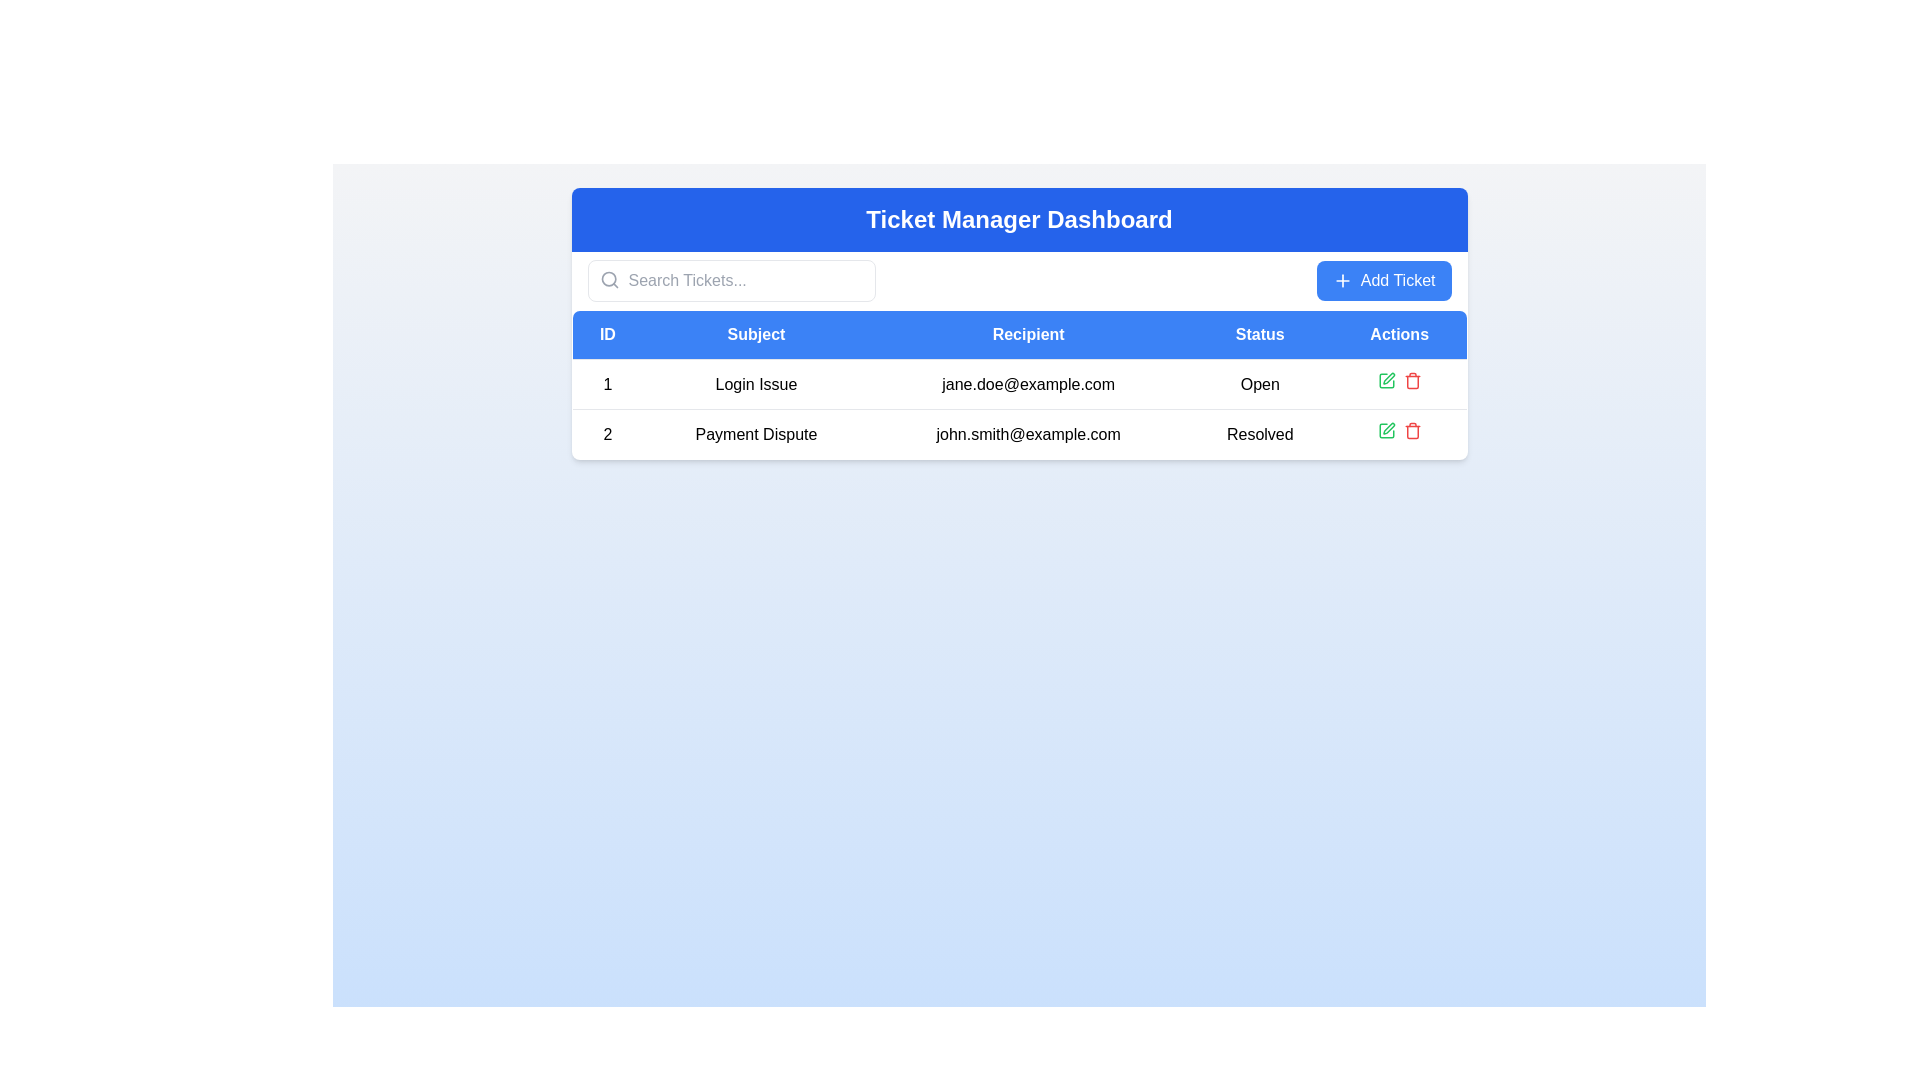 This screenshot has height=1080, width=1920. Describe the element at coordinates (1383, 281) in the screenshot. I see `the button located in the upper-right corner of the central white card's header section, adjacent to the search bar, to observe hover effects` at that location.